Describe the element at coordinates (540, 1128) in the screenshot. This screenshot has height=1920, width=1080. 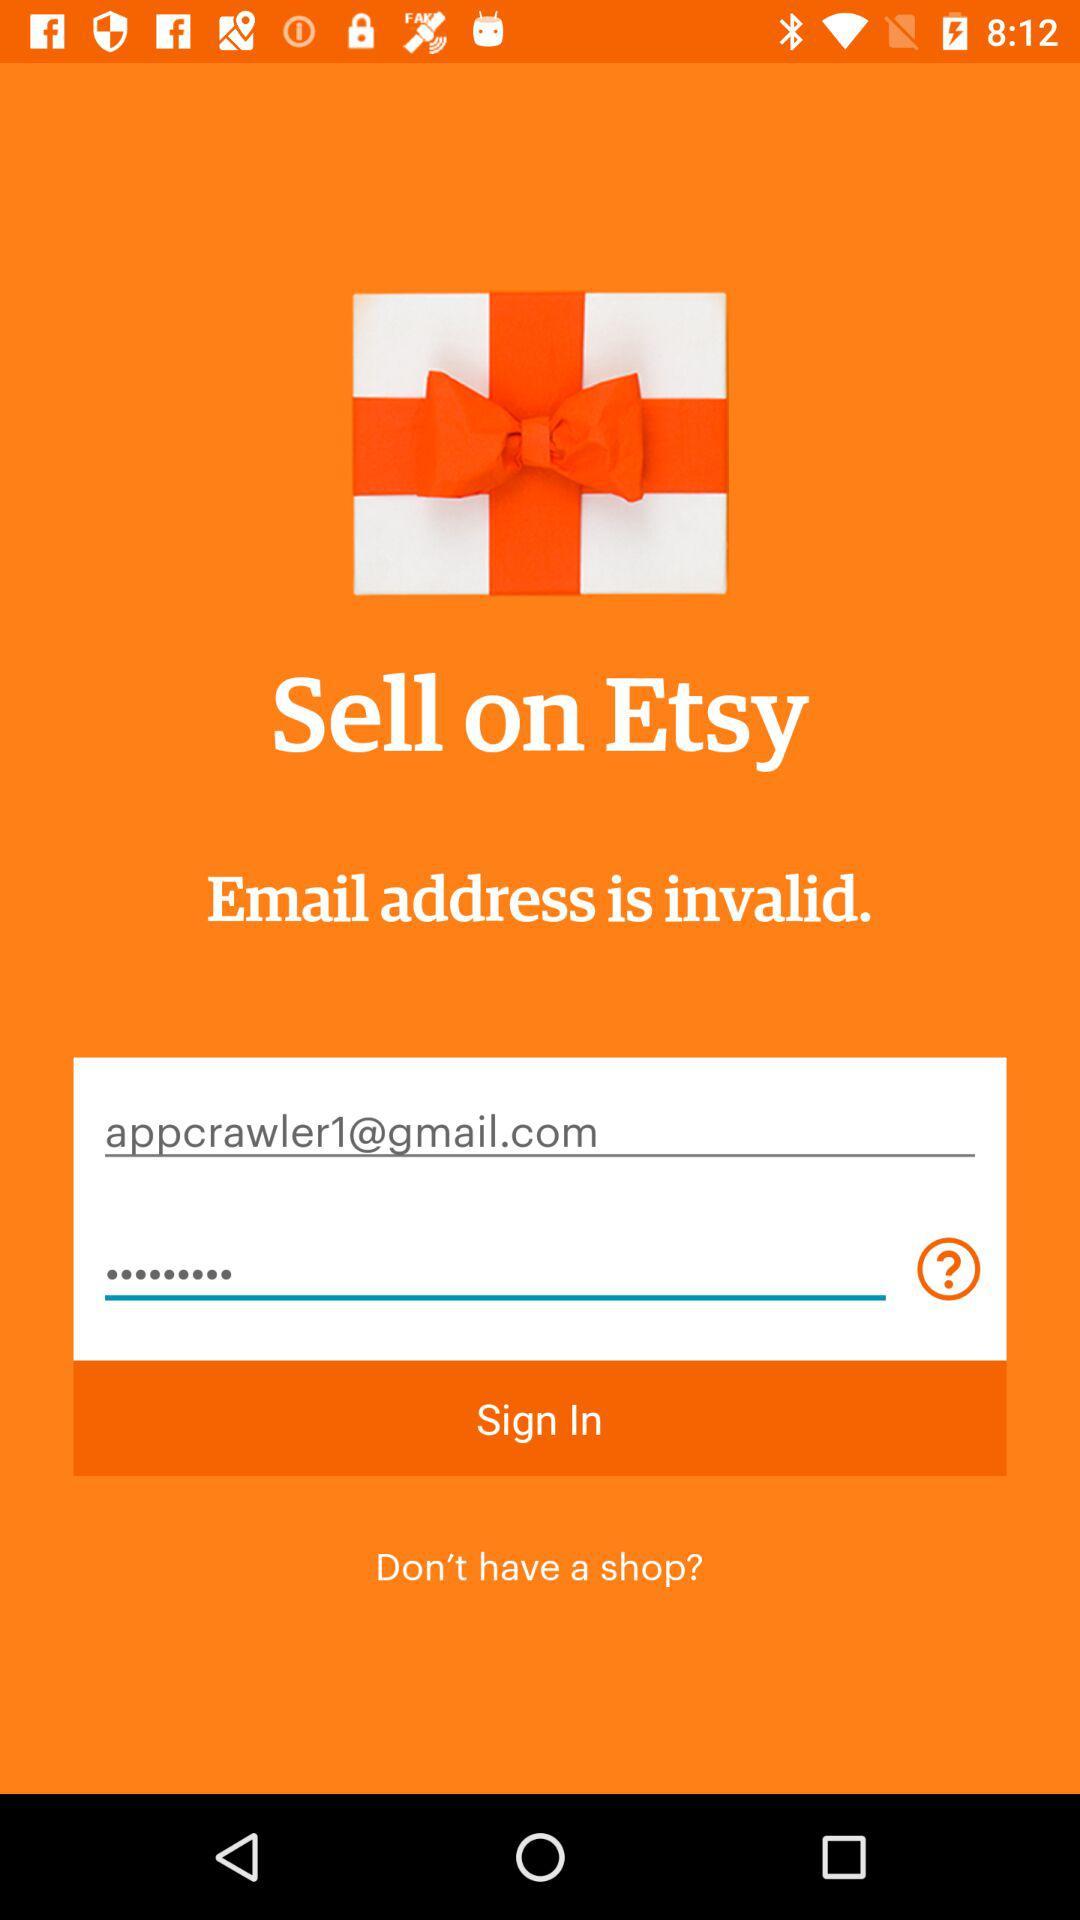
I see `the icon below email address is icon` at that location.